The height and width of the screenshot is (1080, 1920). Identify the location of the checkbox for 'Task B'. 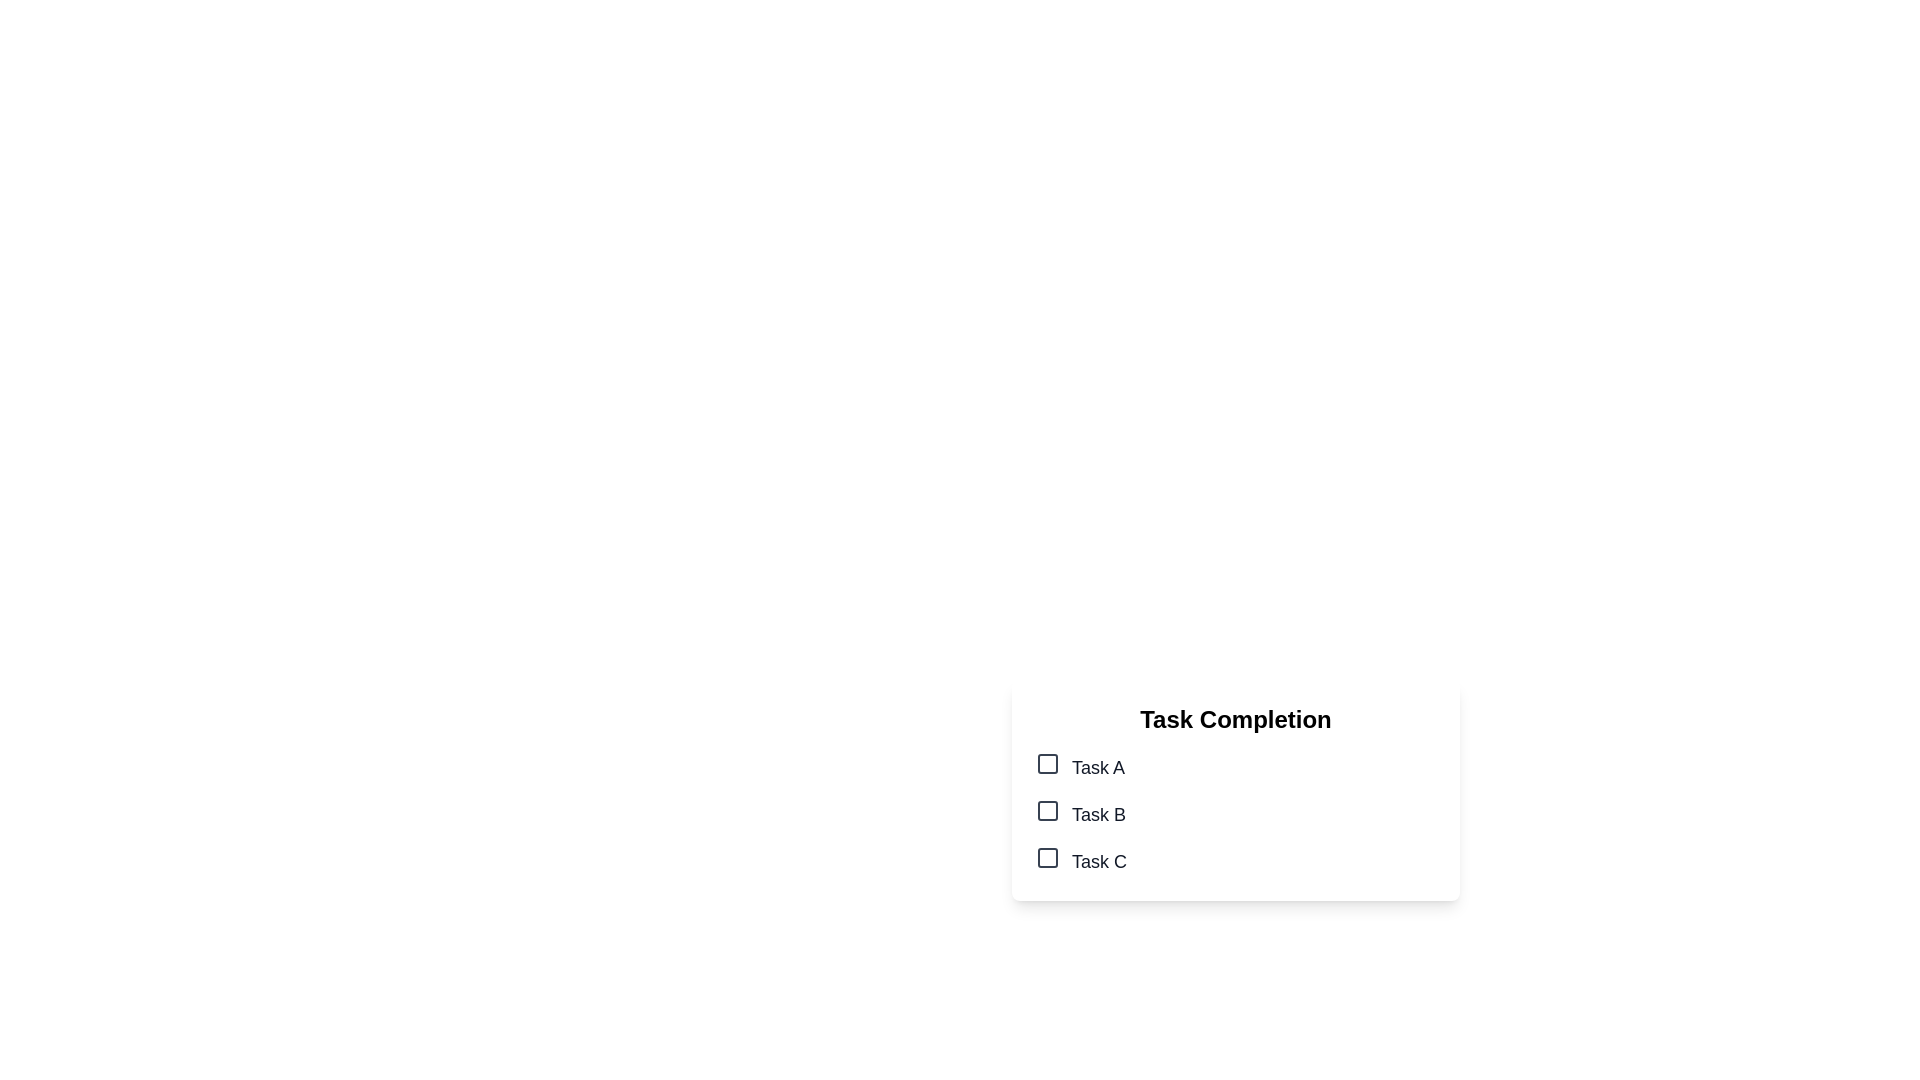
(1046, 810).